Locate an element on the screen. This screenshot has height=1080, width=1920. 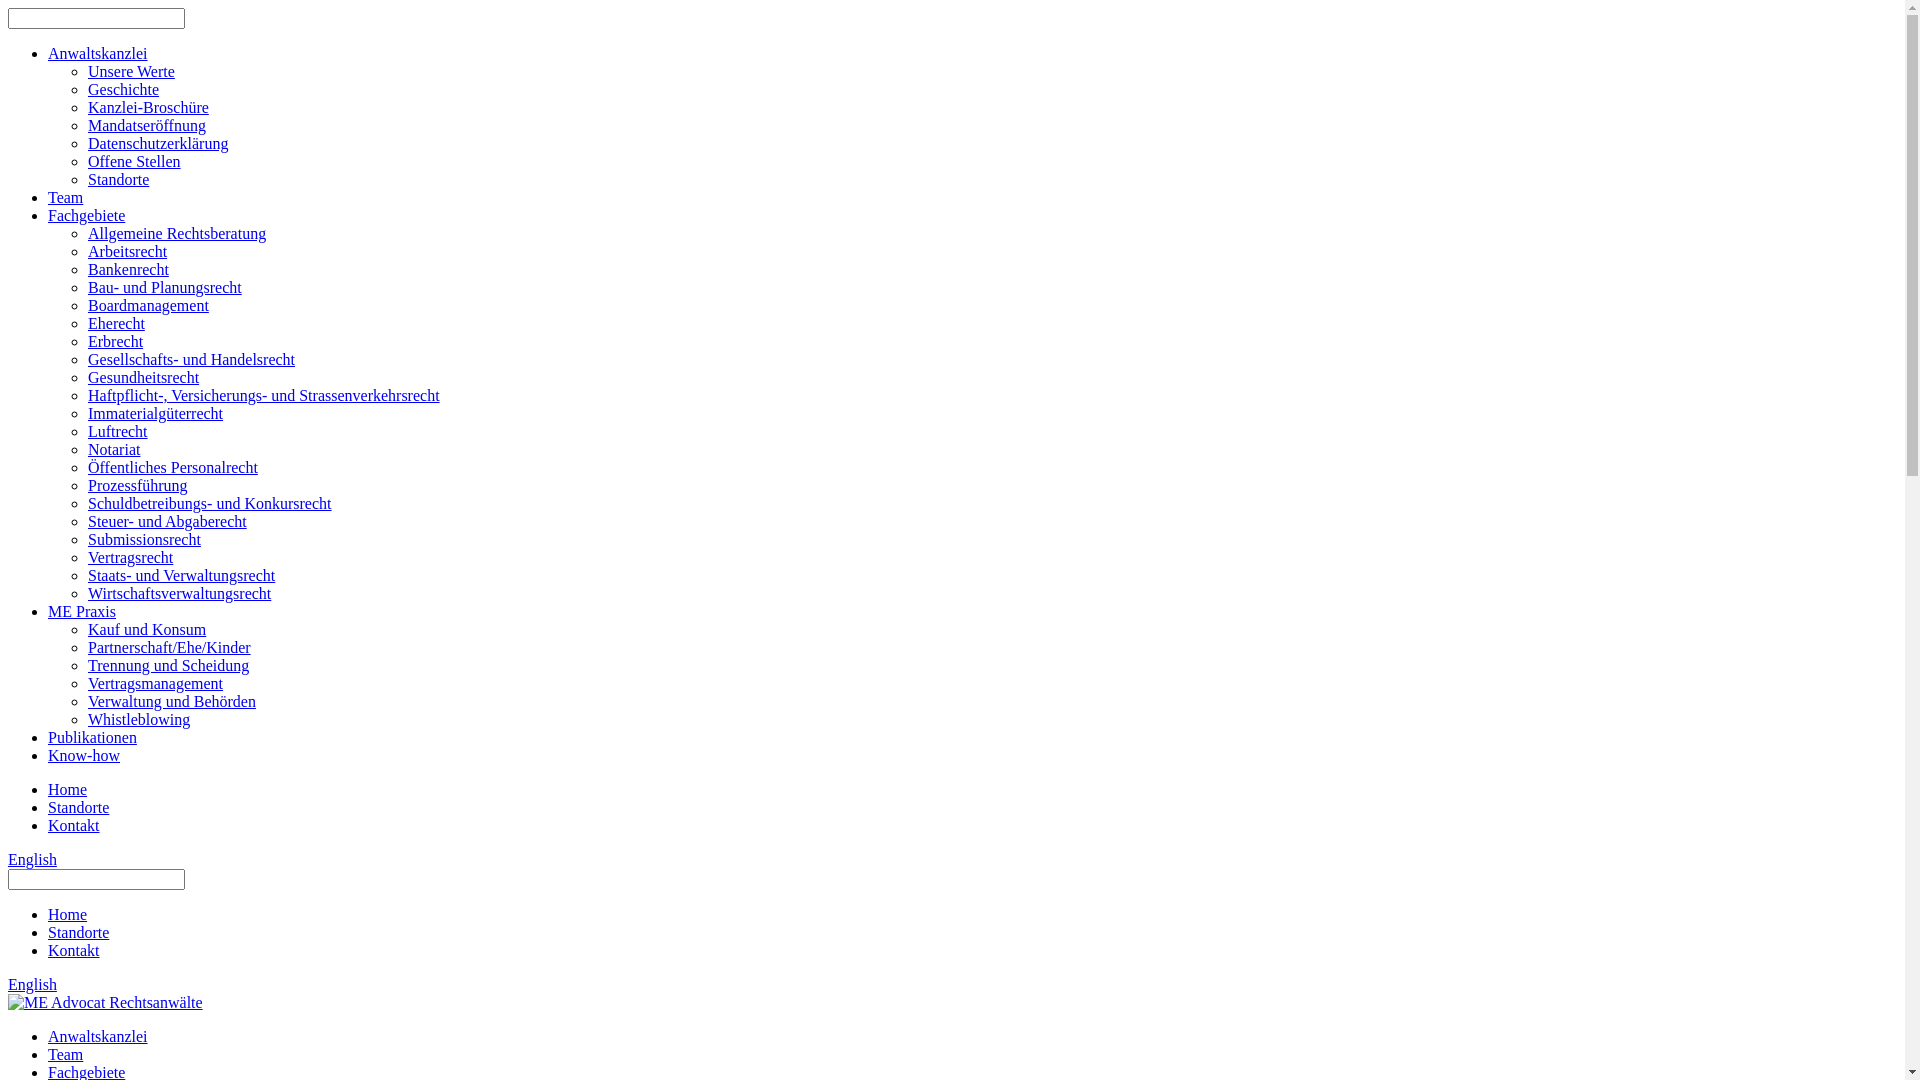
'Haftpflicht-, Versicherungs- und Strassenverkehrsrecht' is located at coordinates (263, 395).